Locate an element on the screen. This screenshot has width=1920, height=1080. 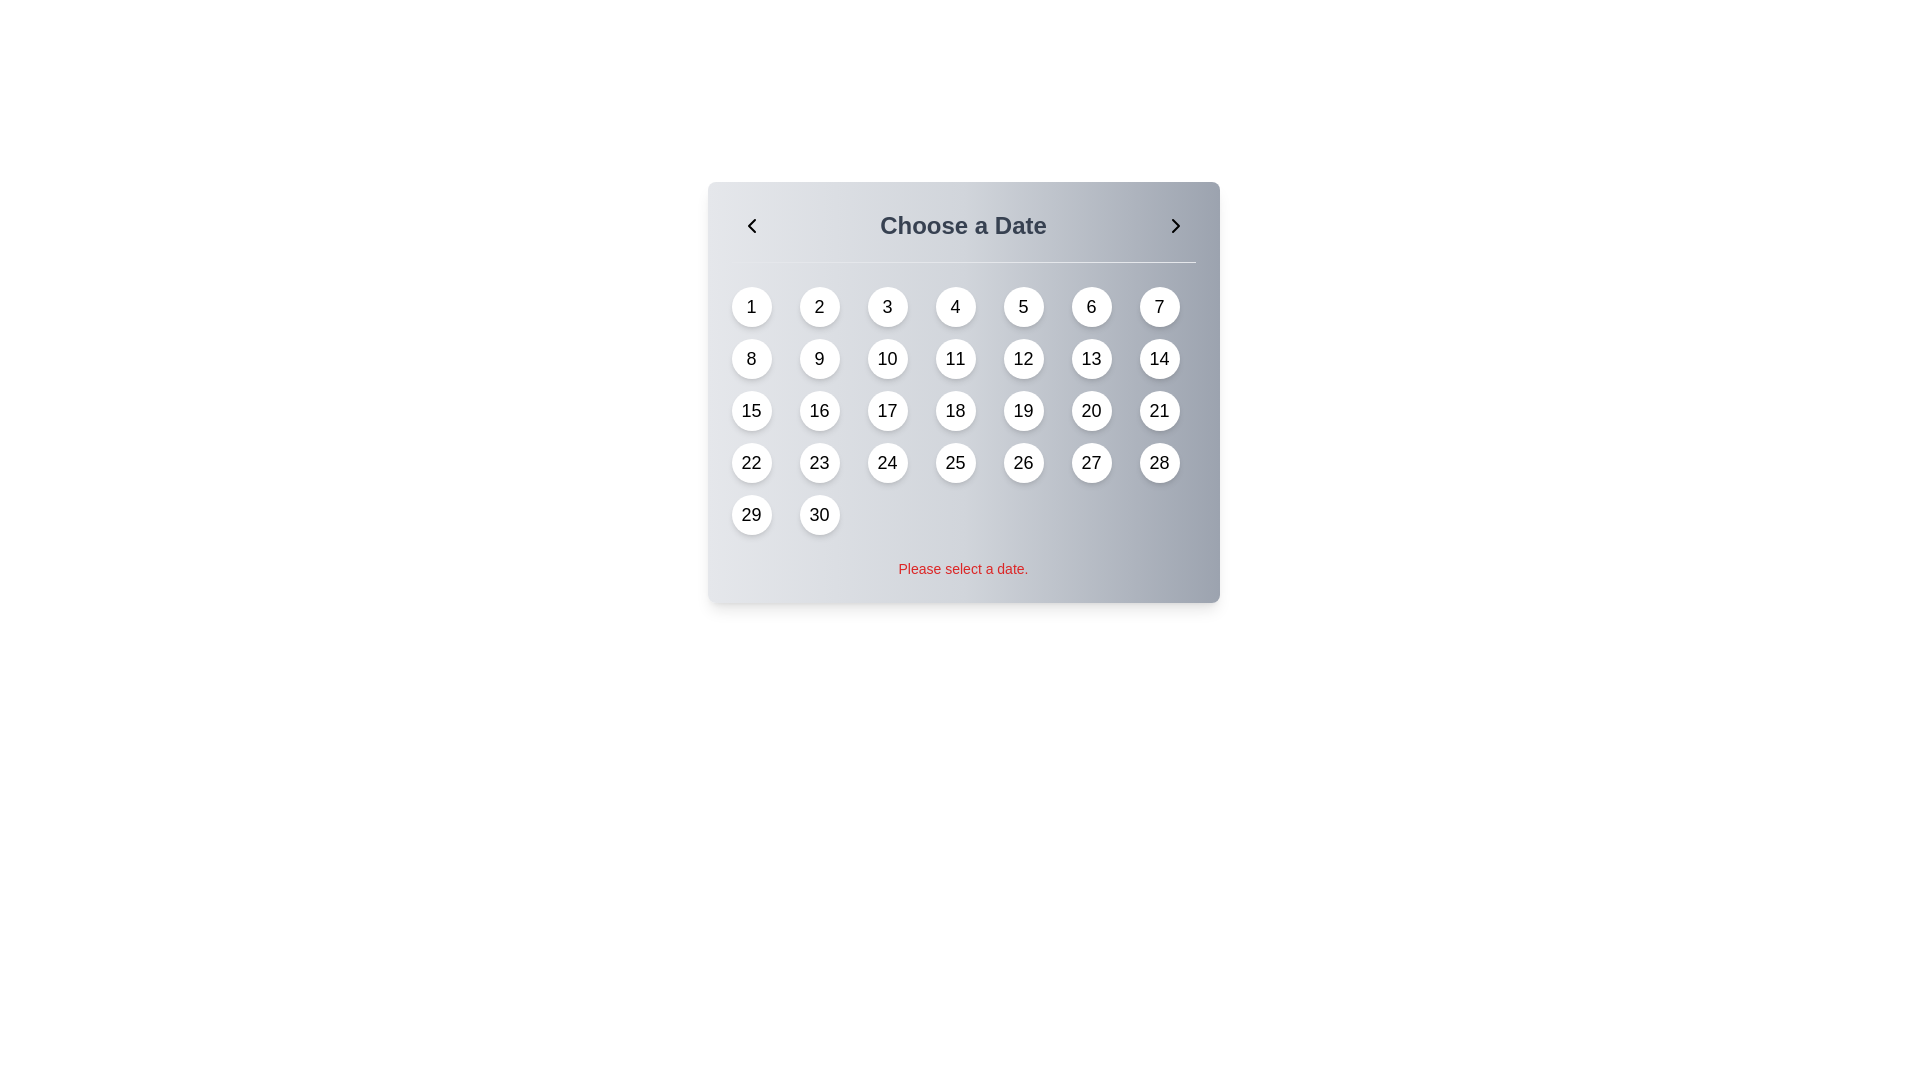
the button representing the selectable date of the 28th in the calendar interface, located in the fourth row and seventh column of the grid layout is located at coordinates (1159, 462).